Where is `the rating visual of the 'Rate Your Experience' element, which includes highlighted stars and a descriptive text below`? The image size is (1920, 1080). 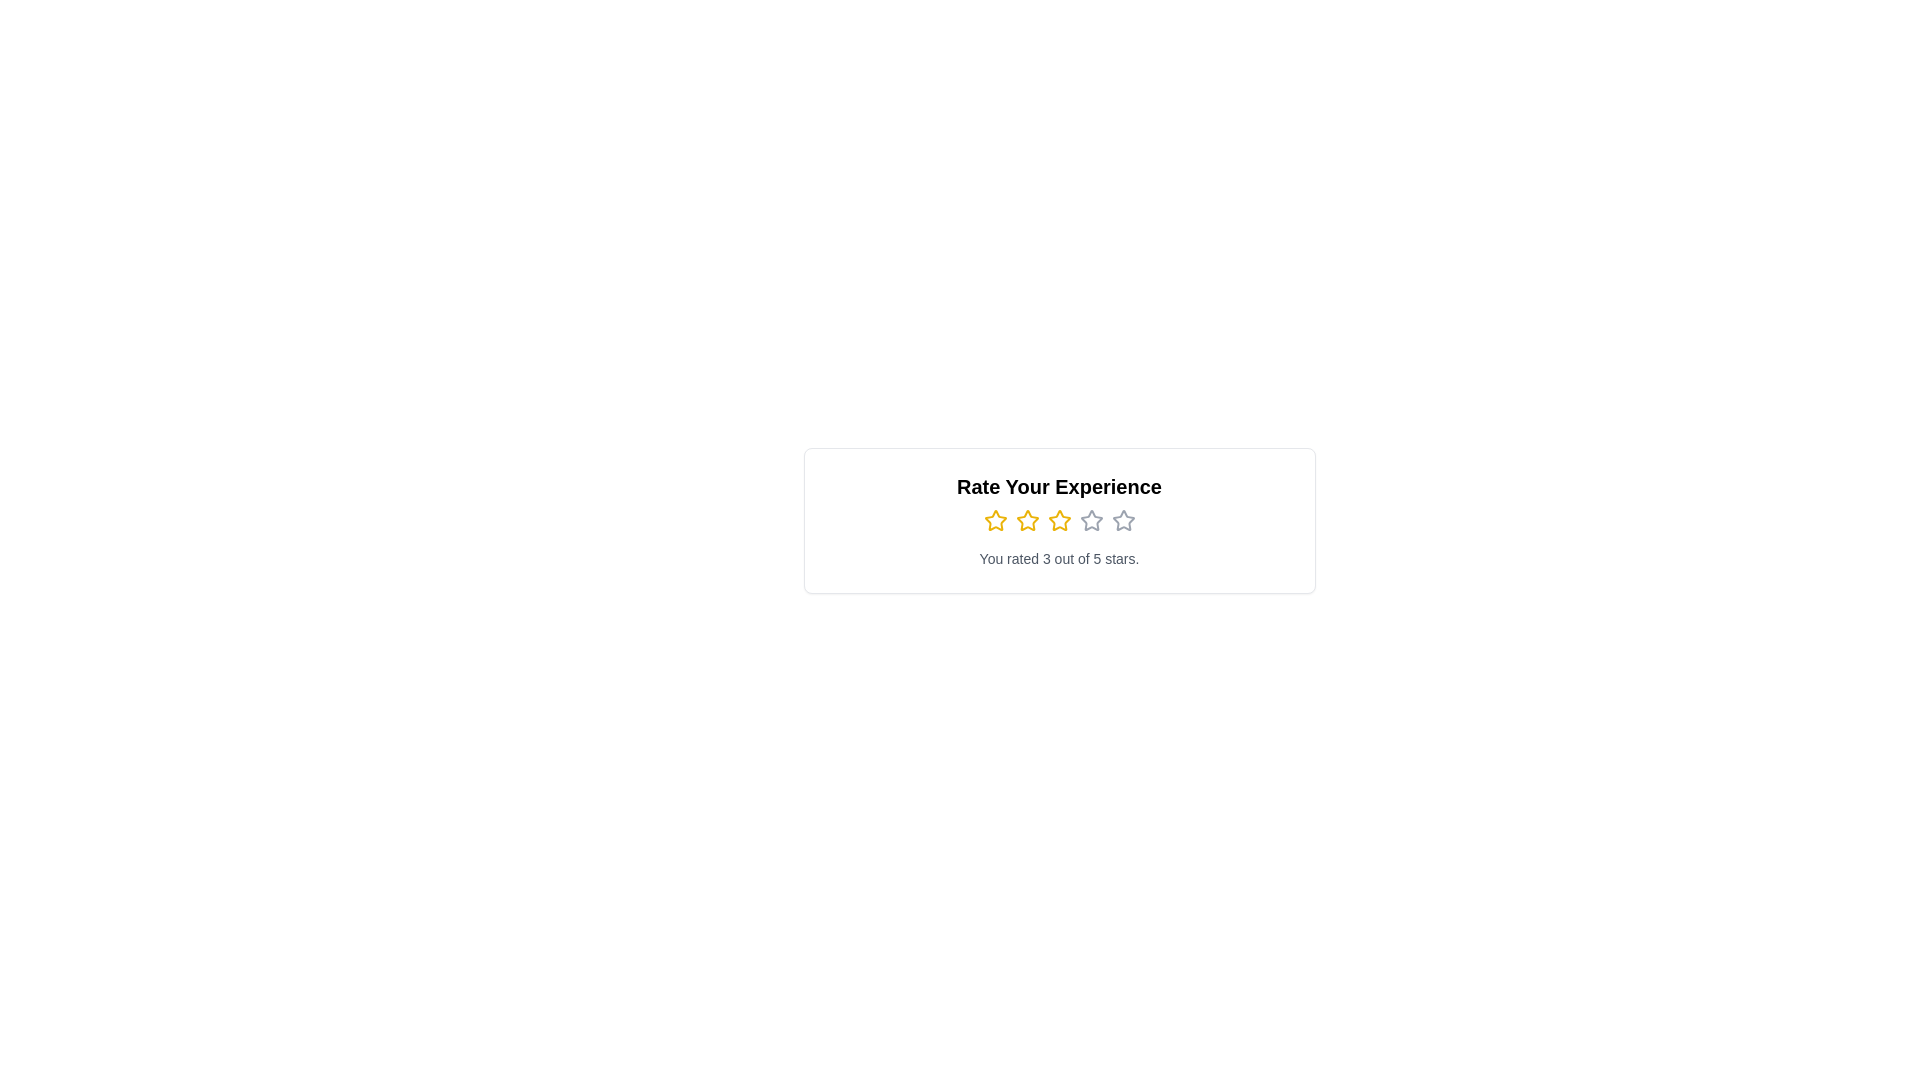
the rating visual of the 'Rate Your Experience' element, which includes highlighted stars and a descriptive text below is located at coordinates (1058, 519).